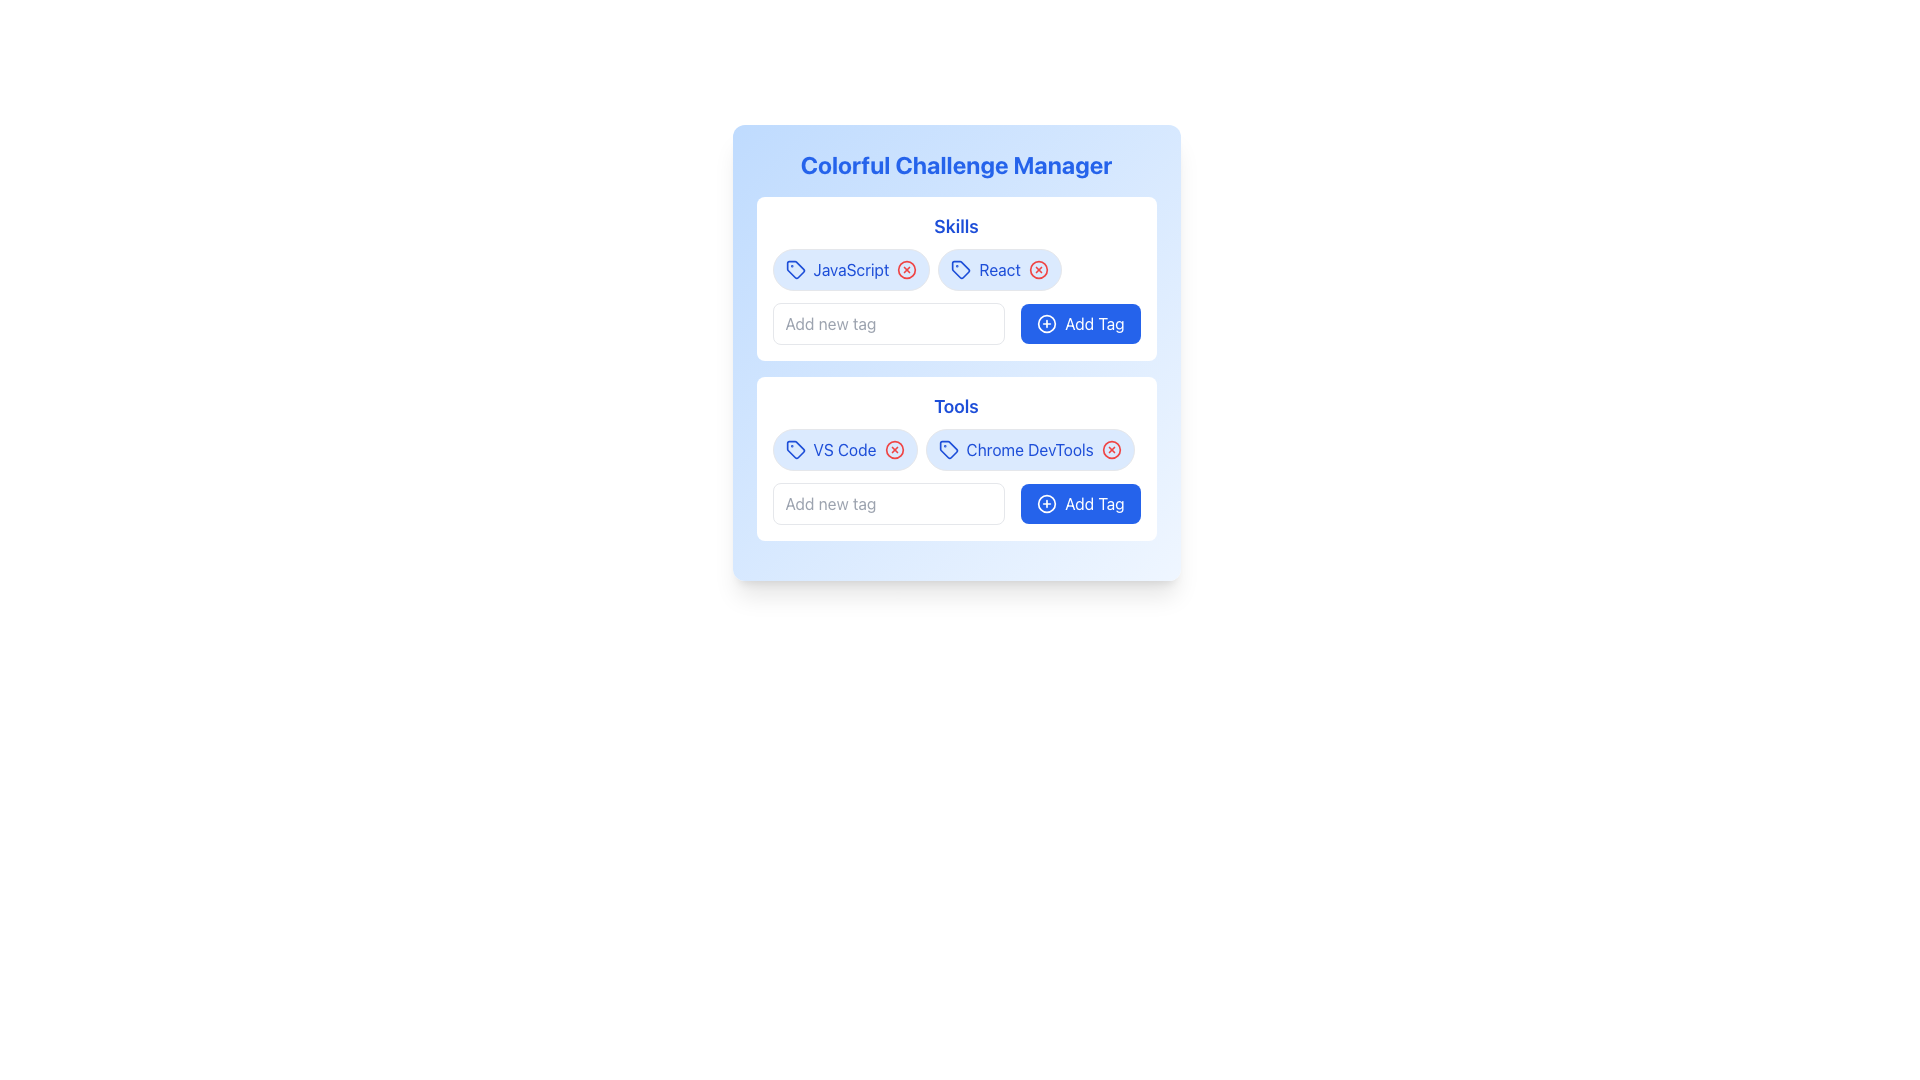 Image resolution: width=1920 pixels, height=1080 pixels. I want to click on the red circular 'X' button located to the right of the 'JavaScript' tag in the 'Skills' section, so click(906, 270).